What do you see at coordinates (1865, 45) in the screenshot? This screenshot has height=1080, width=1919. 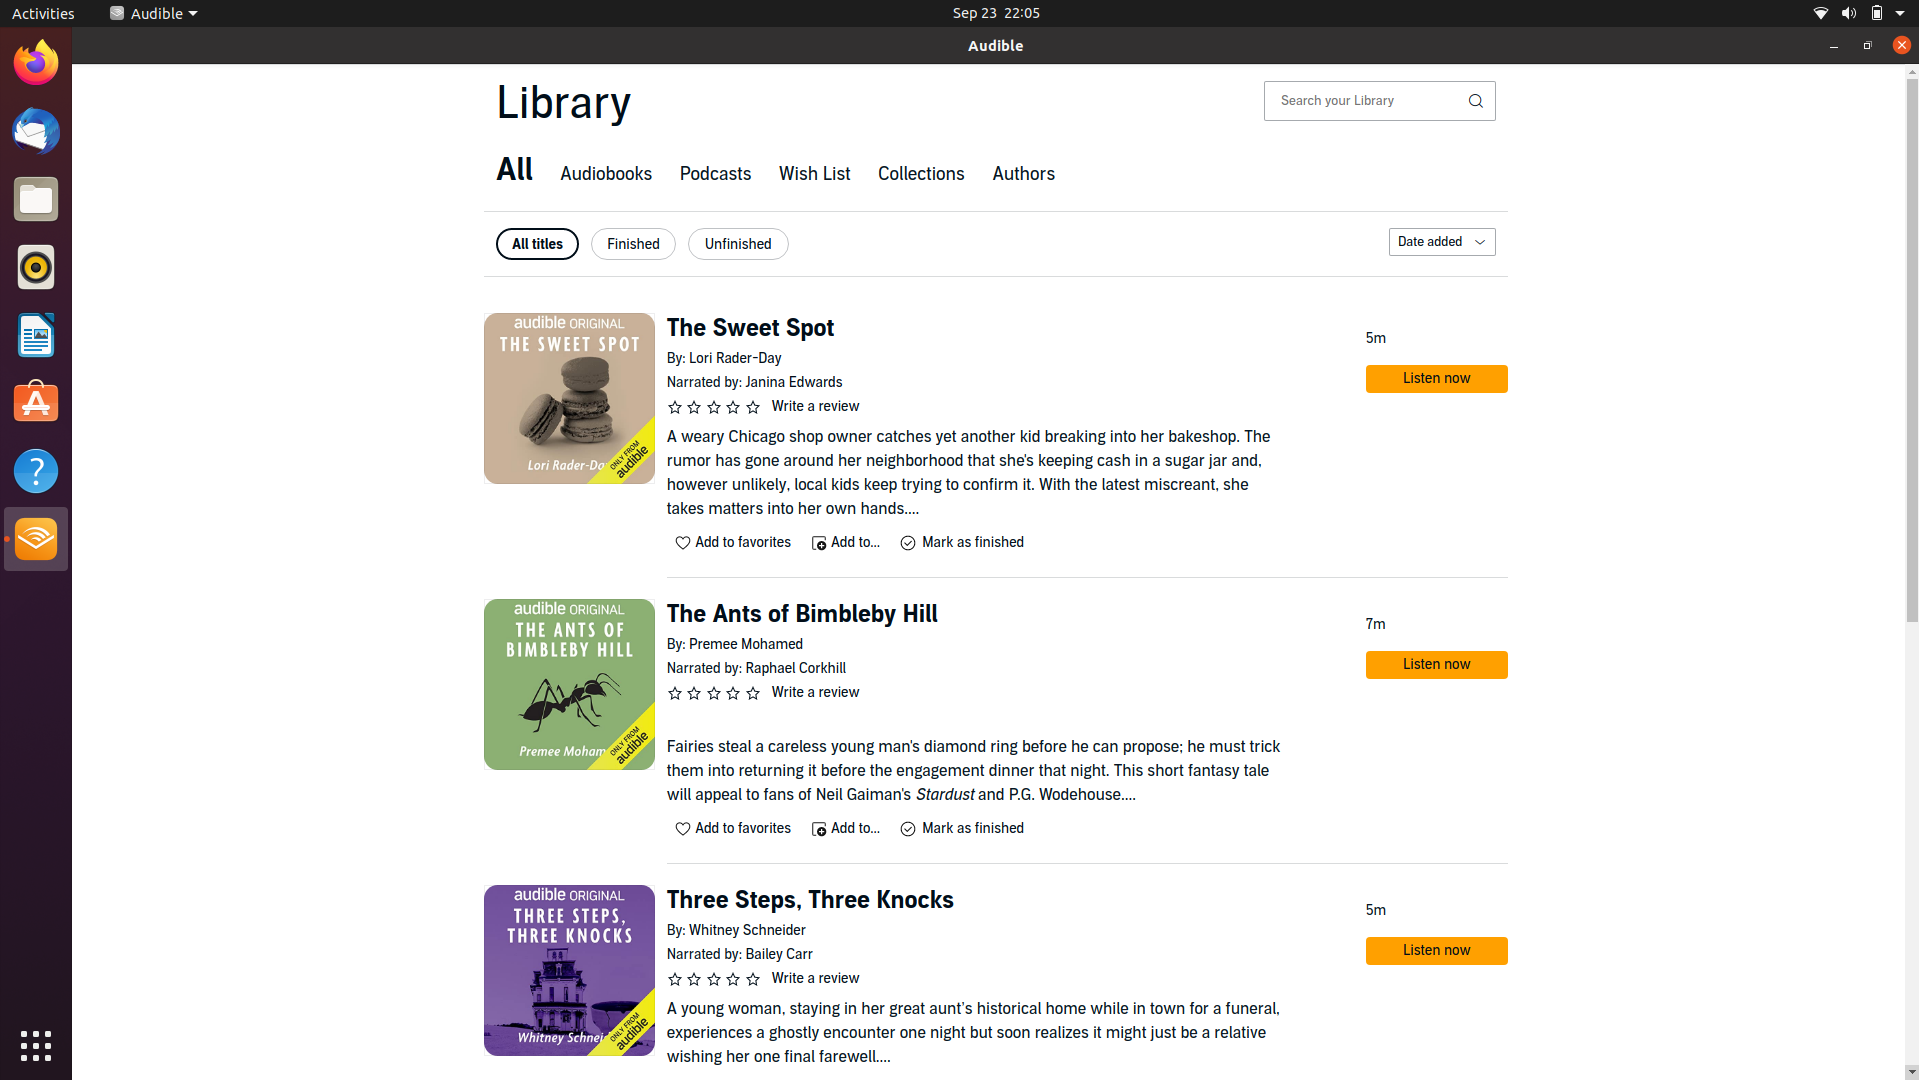 I see `Expand to full screen mode` at bounding box center [1865, 45].